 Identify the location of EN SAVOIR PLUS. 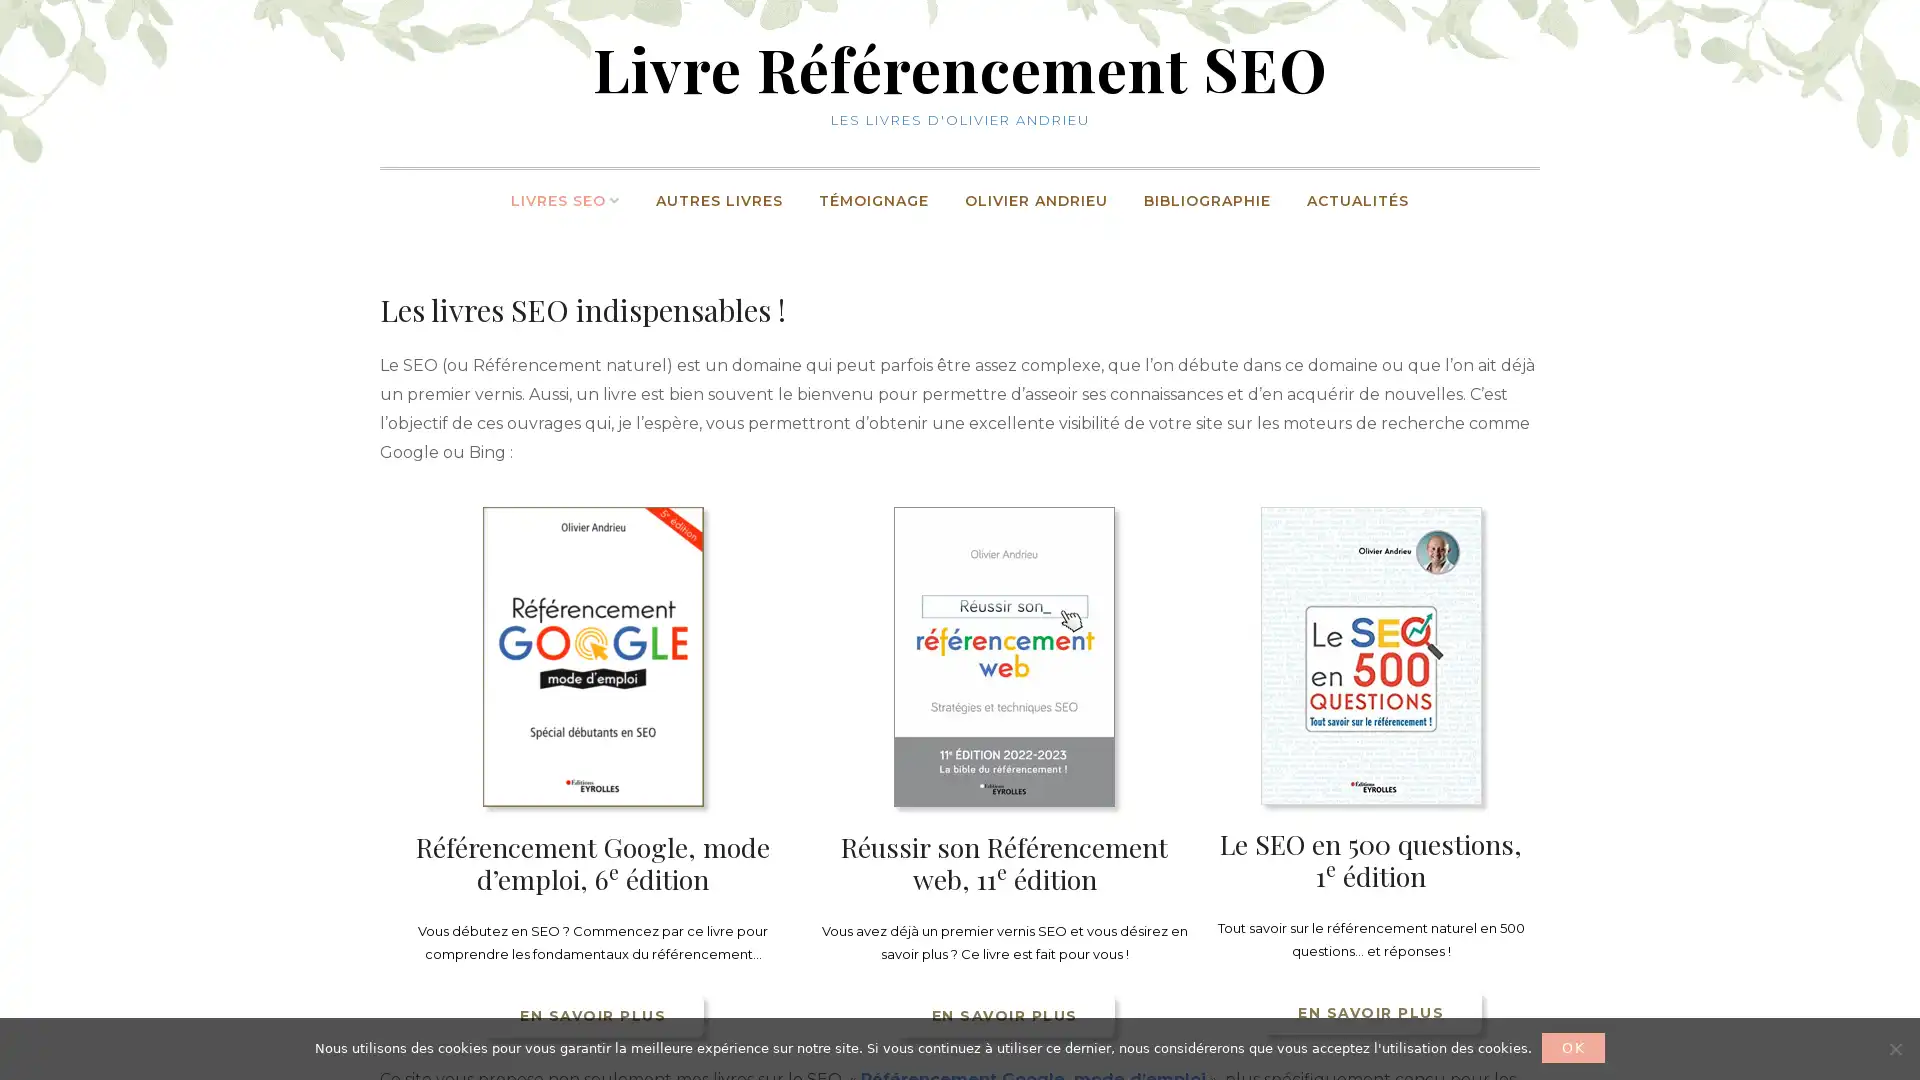
(1004, 1014).